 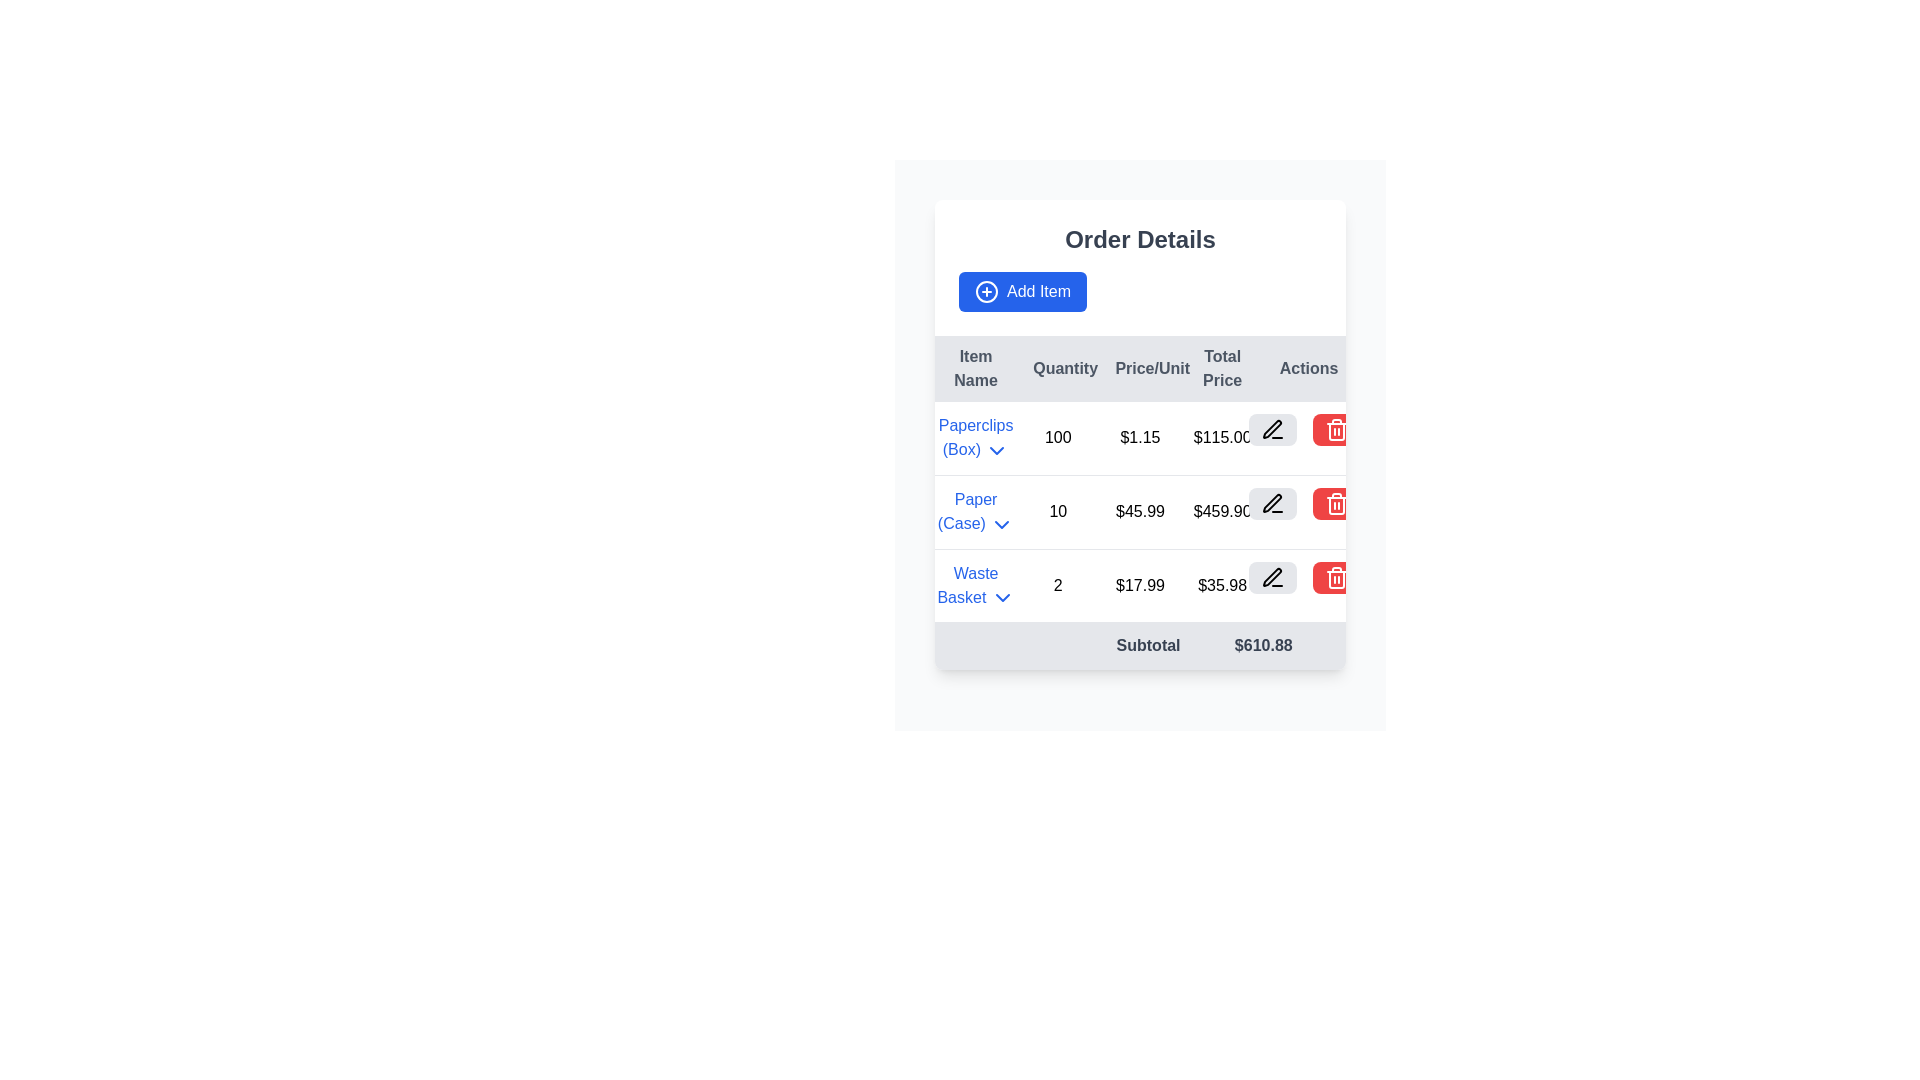 I want to click on the delete button located in the third row of the 'Actions' column in the 'Order Details' table, so click(x=1336, y=502).